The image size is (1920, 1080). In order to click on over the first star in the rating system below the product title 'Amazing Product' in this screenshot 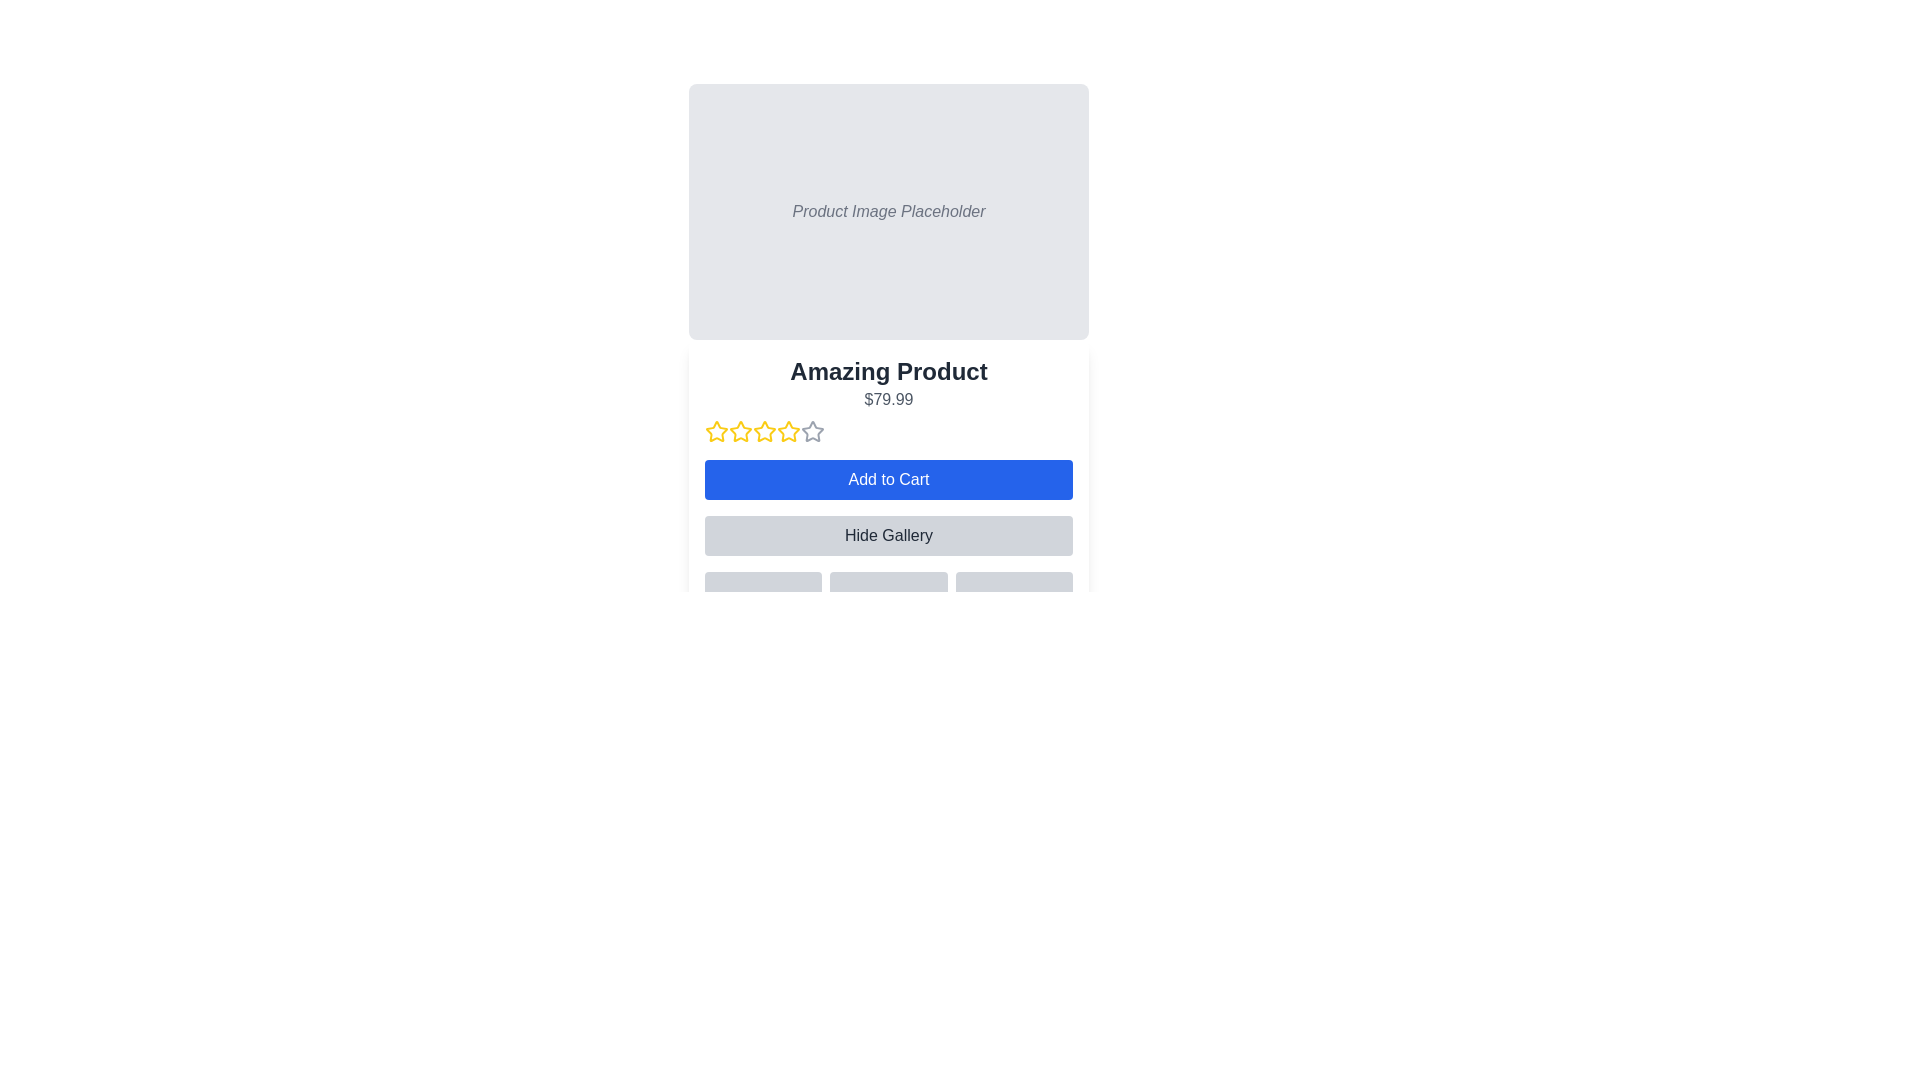, I will do `click(716, 430)`.